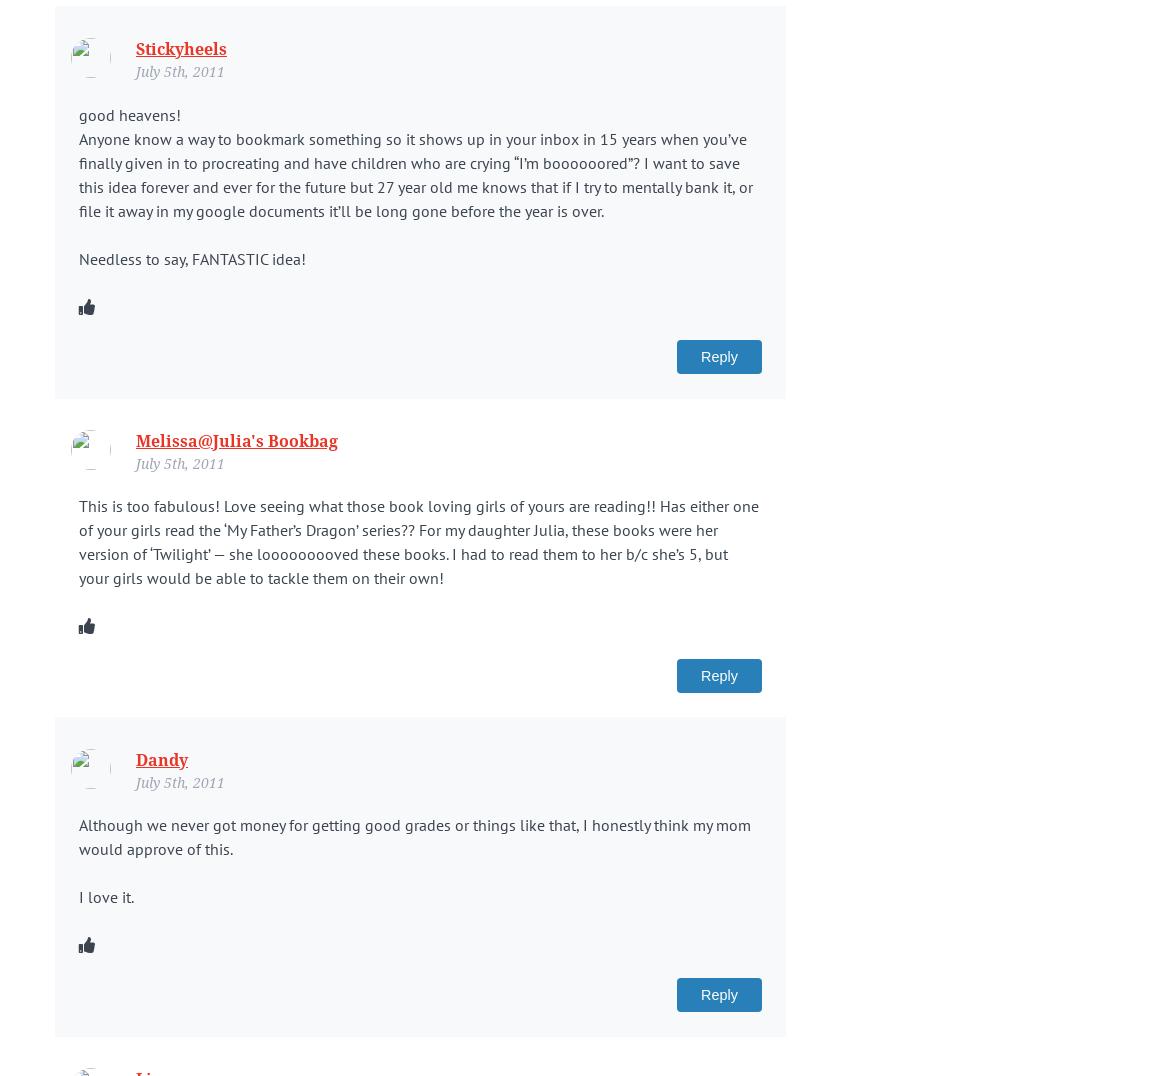  Describe the element at coordinates (191, 258) in the screenshot. I see `'Needless to say, FANTASTIC idea!'` at that location.